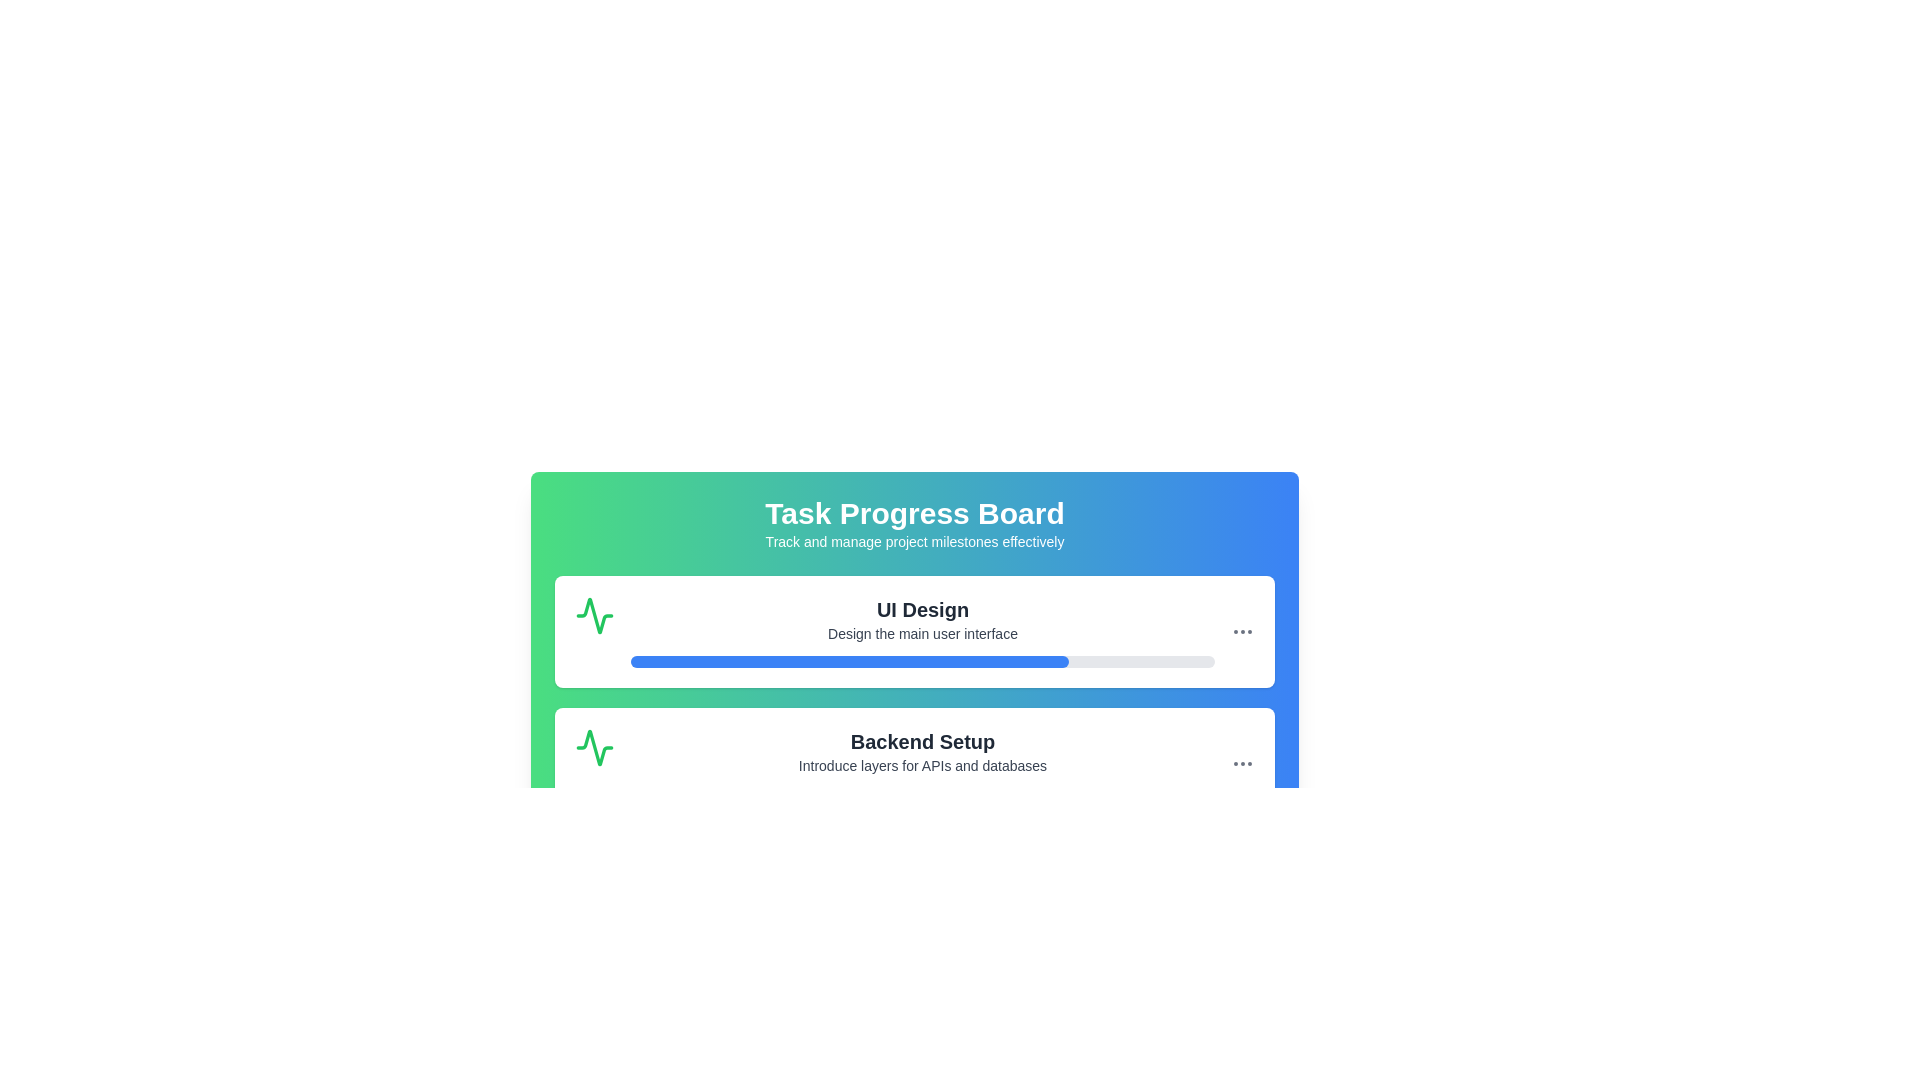 The width and height of the screenshot is (1920, 1080). Describe the element at coordinates (594, 615) in the screenshot. I see `the green waveform icon with a sharp peak, located within the task card for 'UI Design' at the far left of its bar section` at that location.